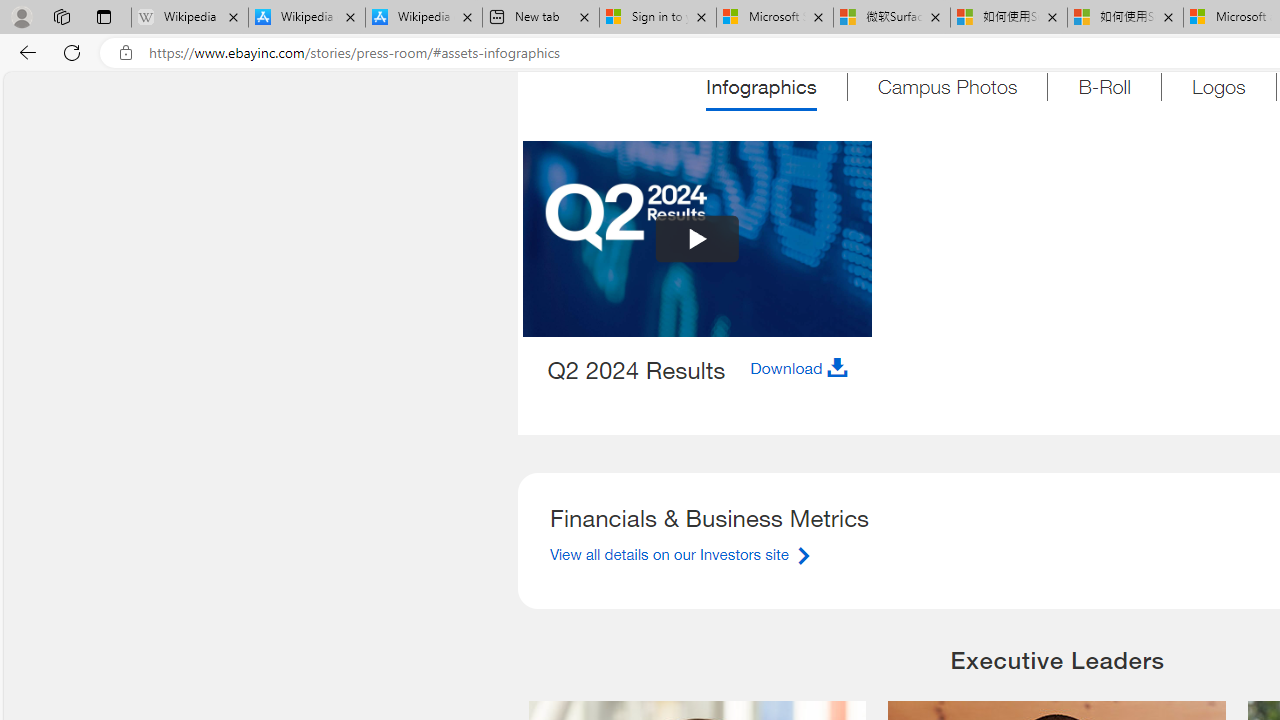  What do you see at coordinates (657, 17) in the screenshot?
I see `'Sign in to your Microsoft account'` at bounding box center [657, 17].